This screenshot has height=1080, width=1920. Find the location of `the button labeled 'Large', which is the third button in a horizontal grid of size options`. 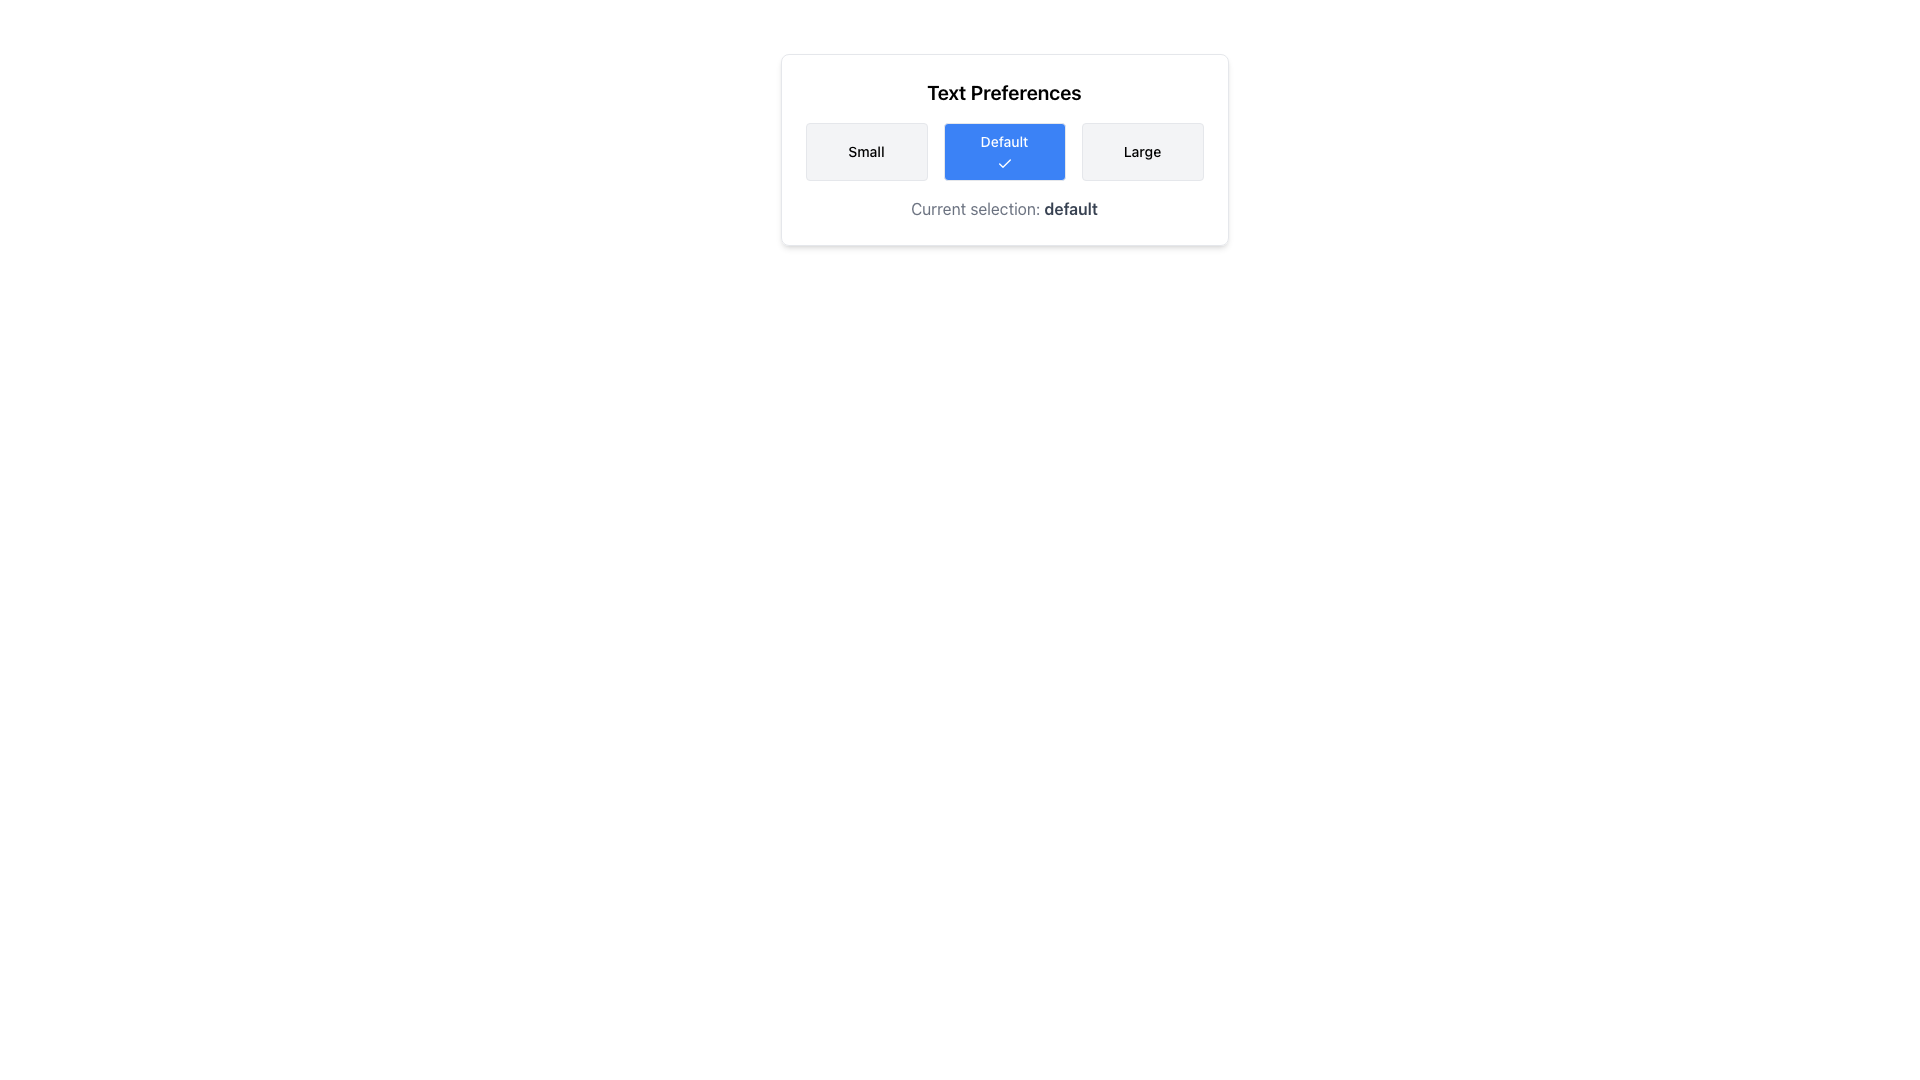

the button labeled 'Large', which is the third button in a horizontal grid of size options is located at coordinates (1142, 150).